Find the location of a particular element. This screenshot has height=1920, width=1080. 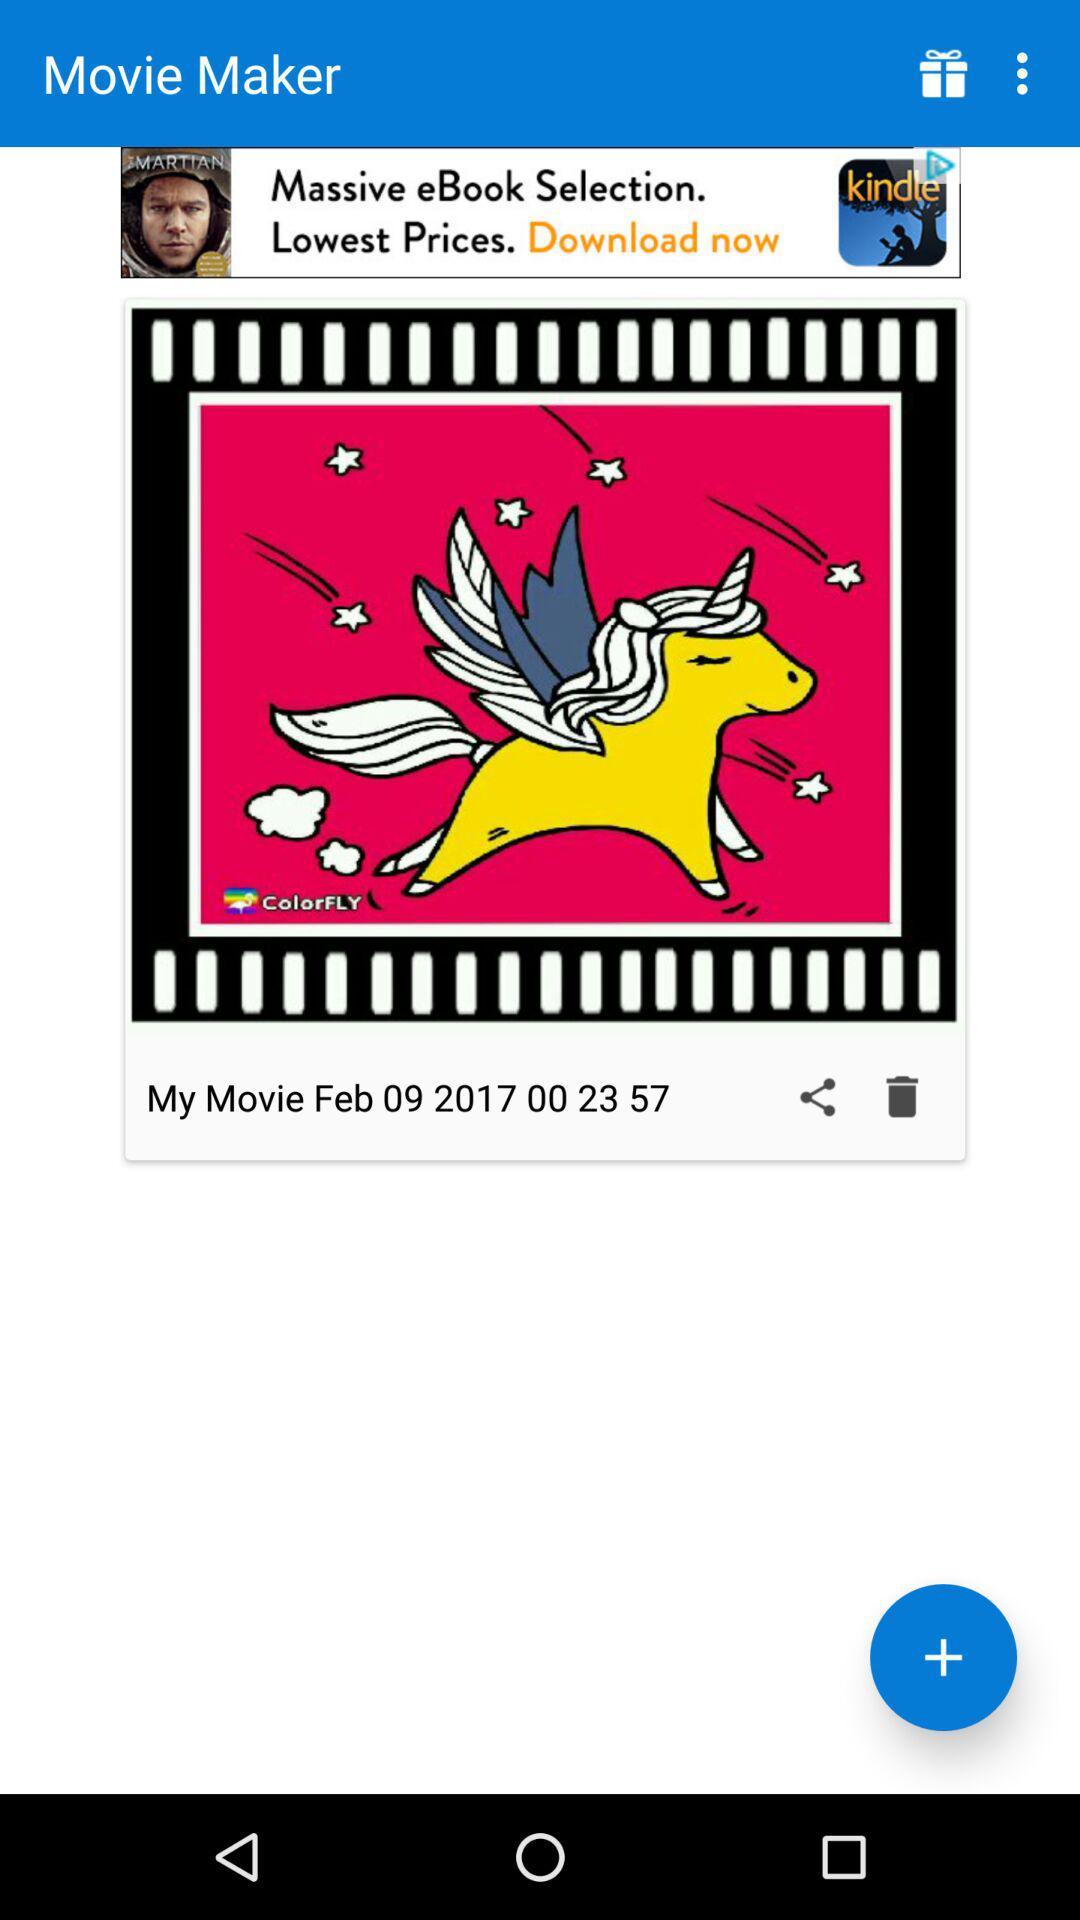

to movie maker is located at coordinates (943, 1657).